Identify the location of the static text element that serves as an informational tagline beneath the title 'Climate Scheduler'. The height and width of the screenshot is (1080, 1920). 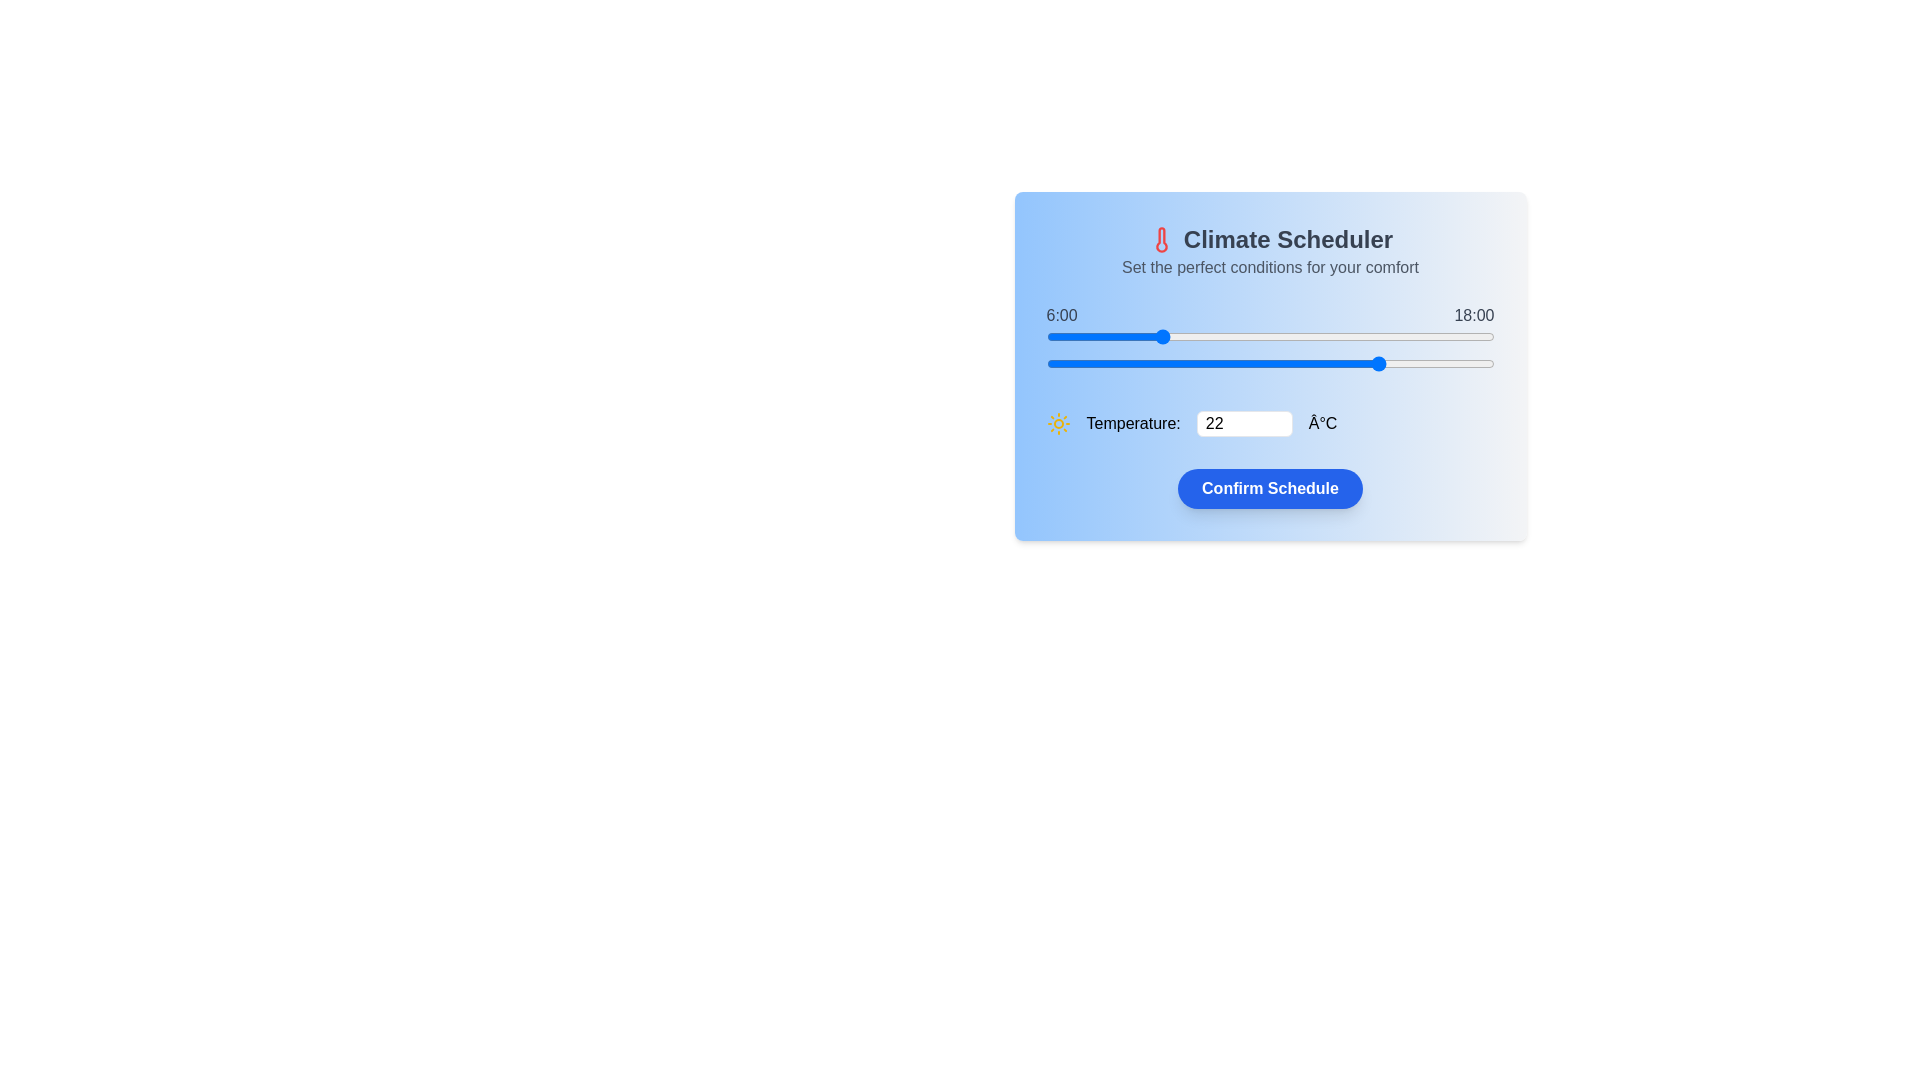
(1269, 266).